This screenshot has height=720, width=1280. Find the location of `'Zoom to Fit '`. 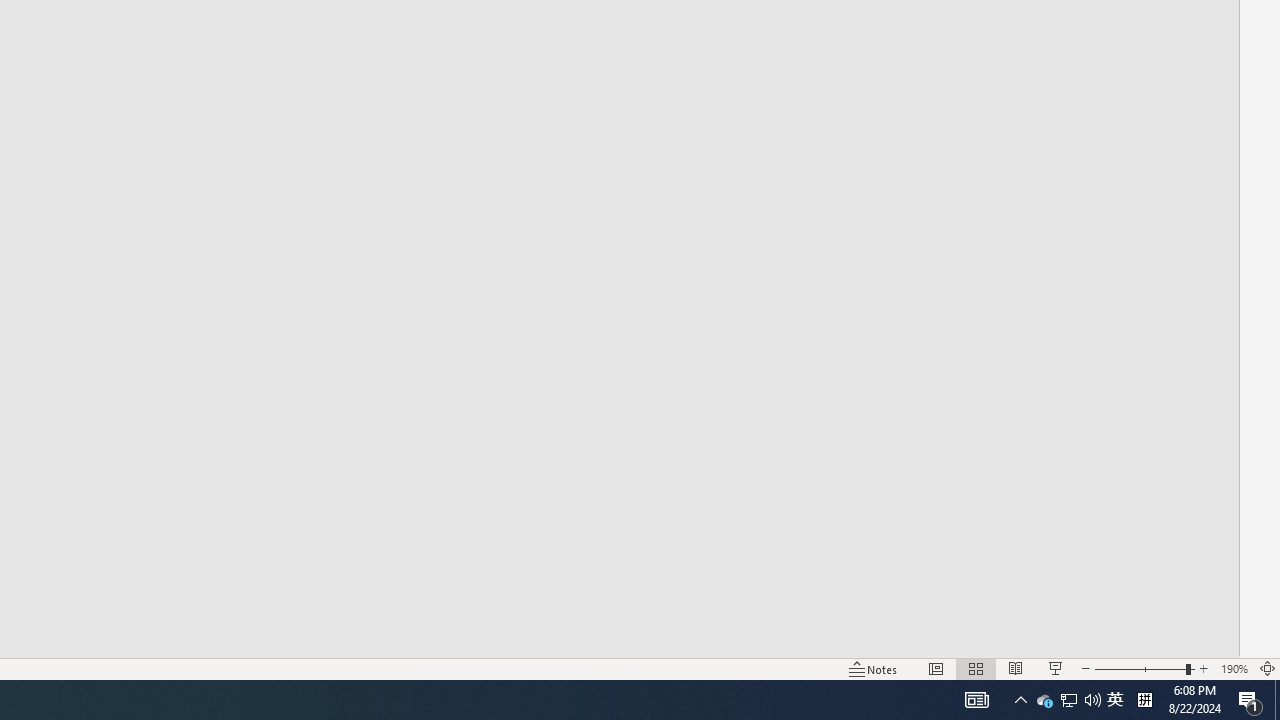

'Zoom to Fit ' is located at coordinates (1266, 669).